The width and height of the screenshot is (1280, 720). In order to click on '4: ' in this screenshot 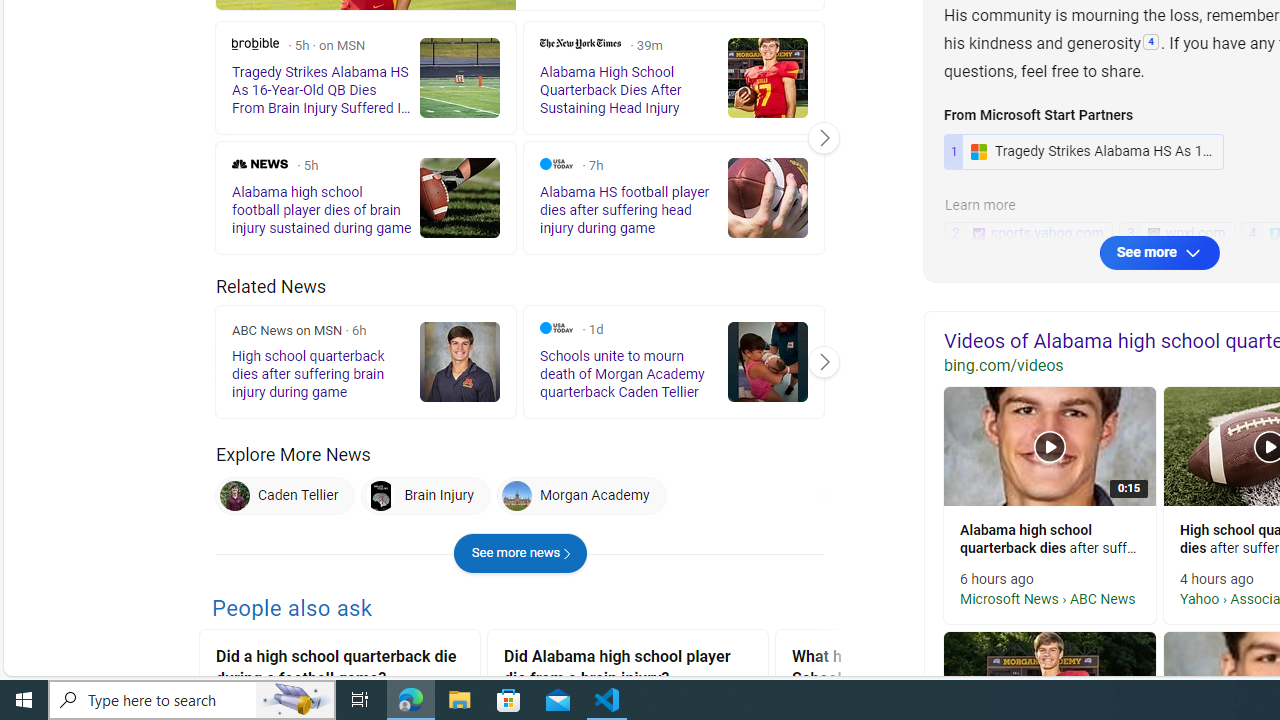, I will do `click(1151, 43)`.